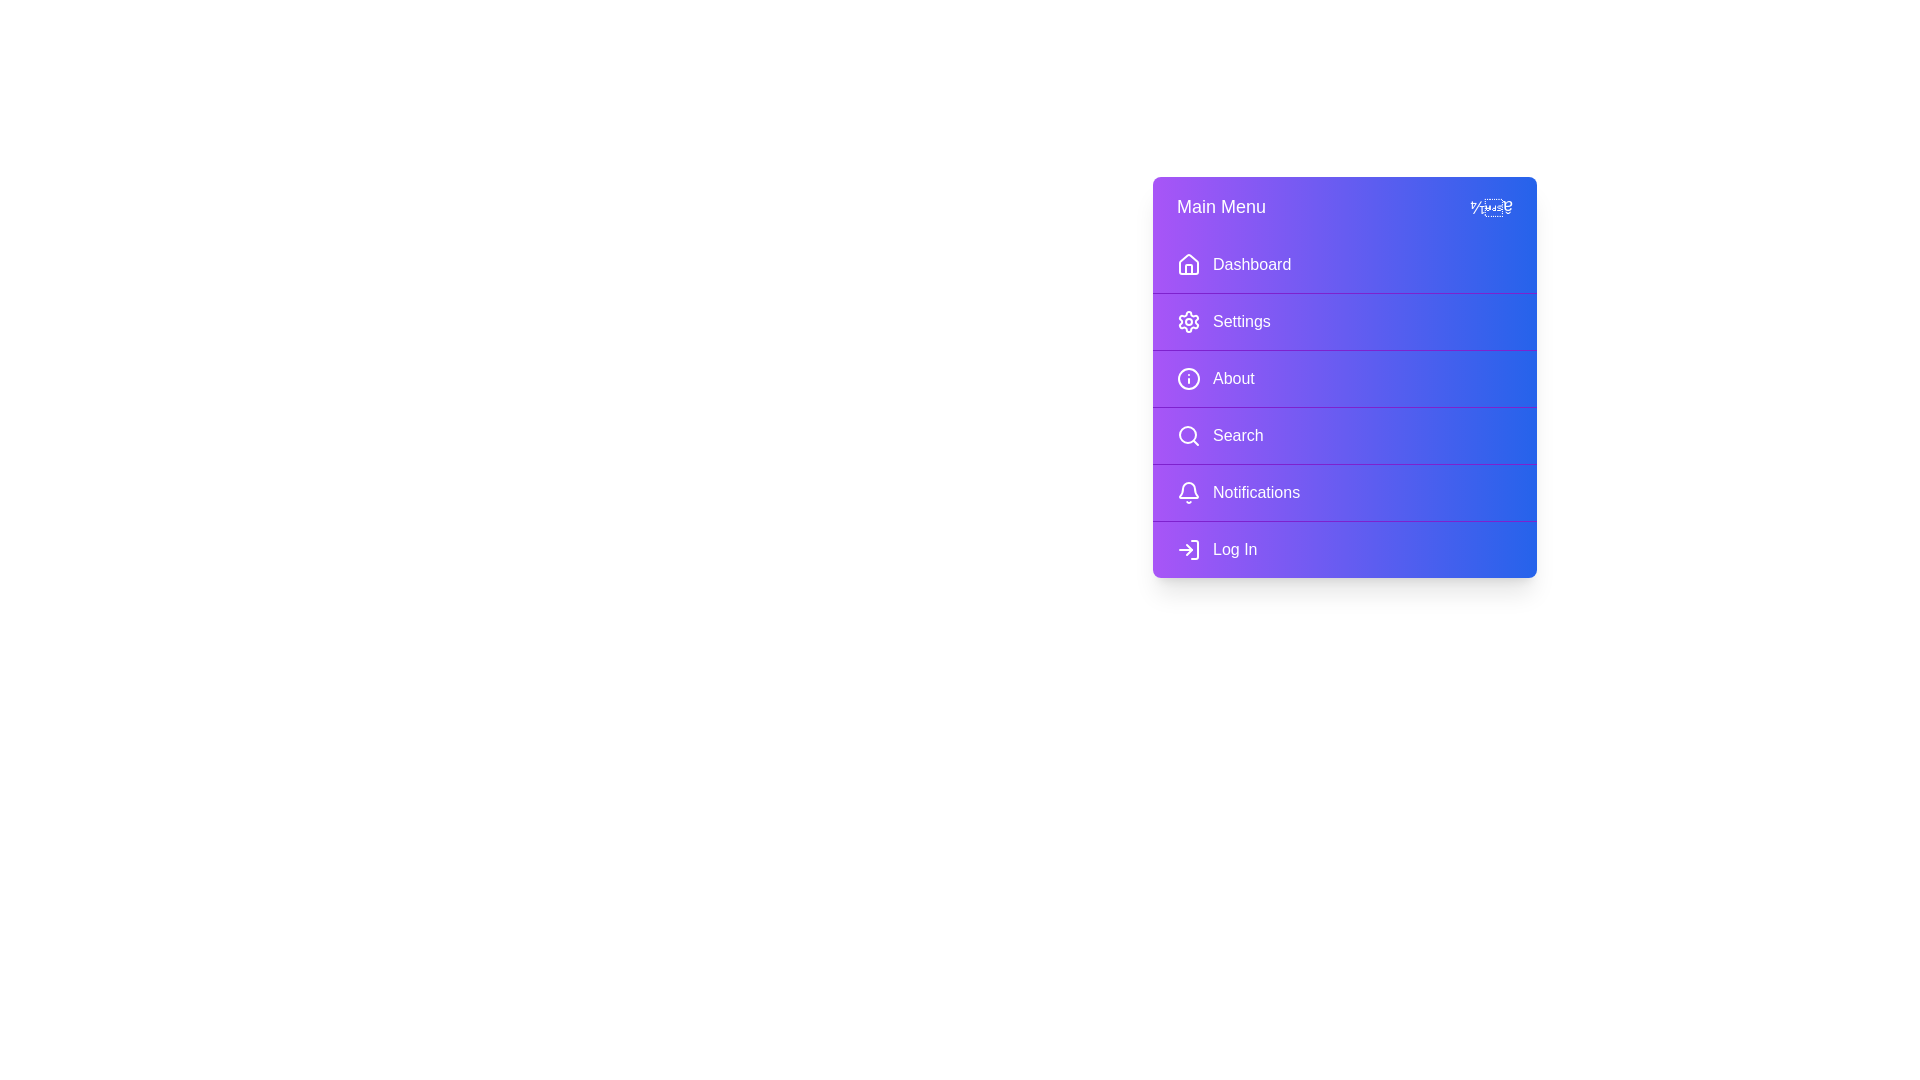 The width and height of the screenshot is (1920, 1080). What do you see at coordinates (1344, 434) in the screenshot?
I see `the menu item Search to highlight it` at bounding box center [1344, 434].